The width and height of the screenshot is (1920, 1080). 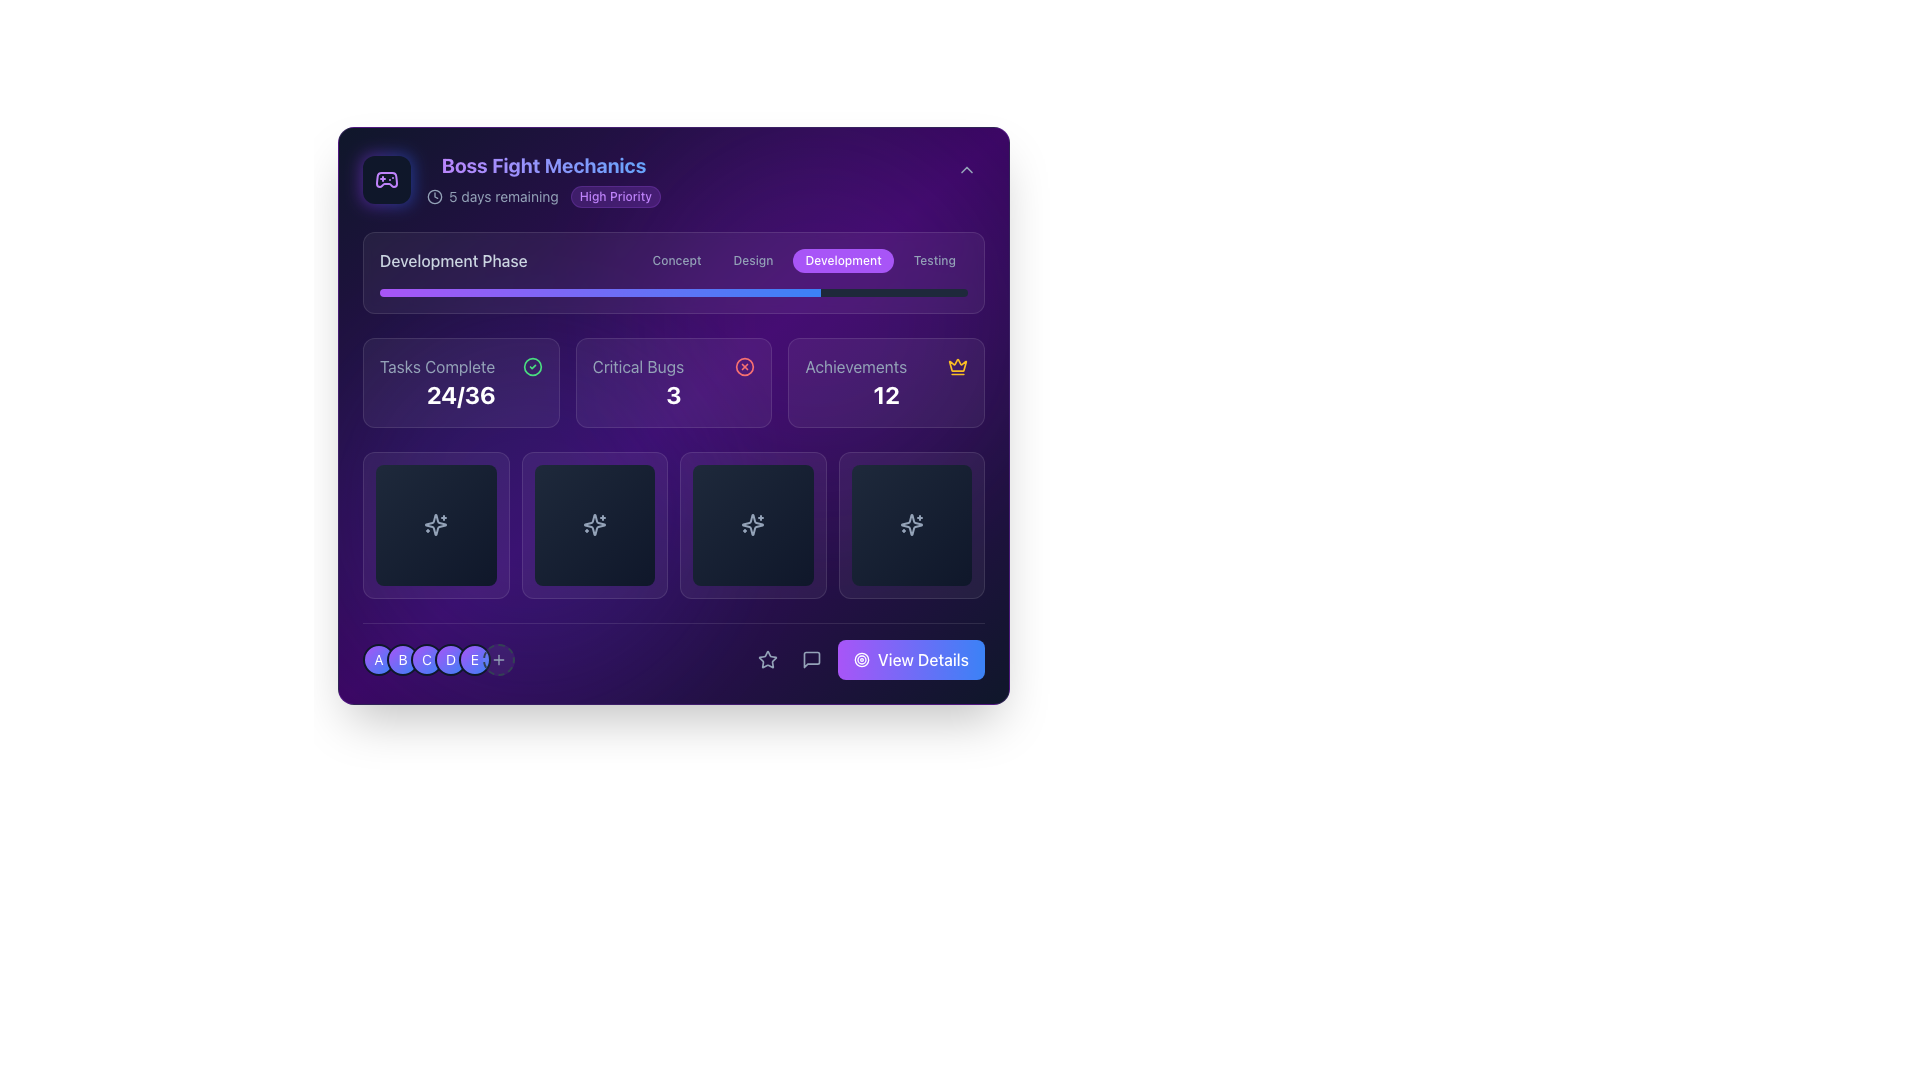 I want to click on the sparkle icon card, which is a square card with rounded corners, located in the second column of a four-column grid layout, in the third row of the main content section, so click(x=593, y=524).